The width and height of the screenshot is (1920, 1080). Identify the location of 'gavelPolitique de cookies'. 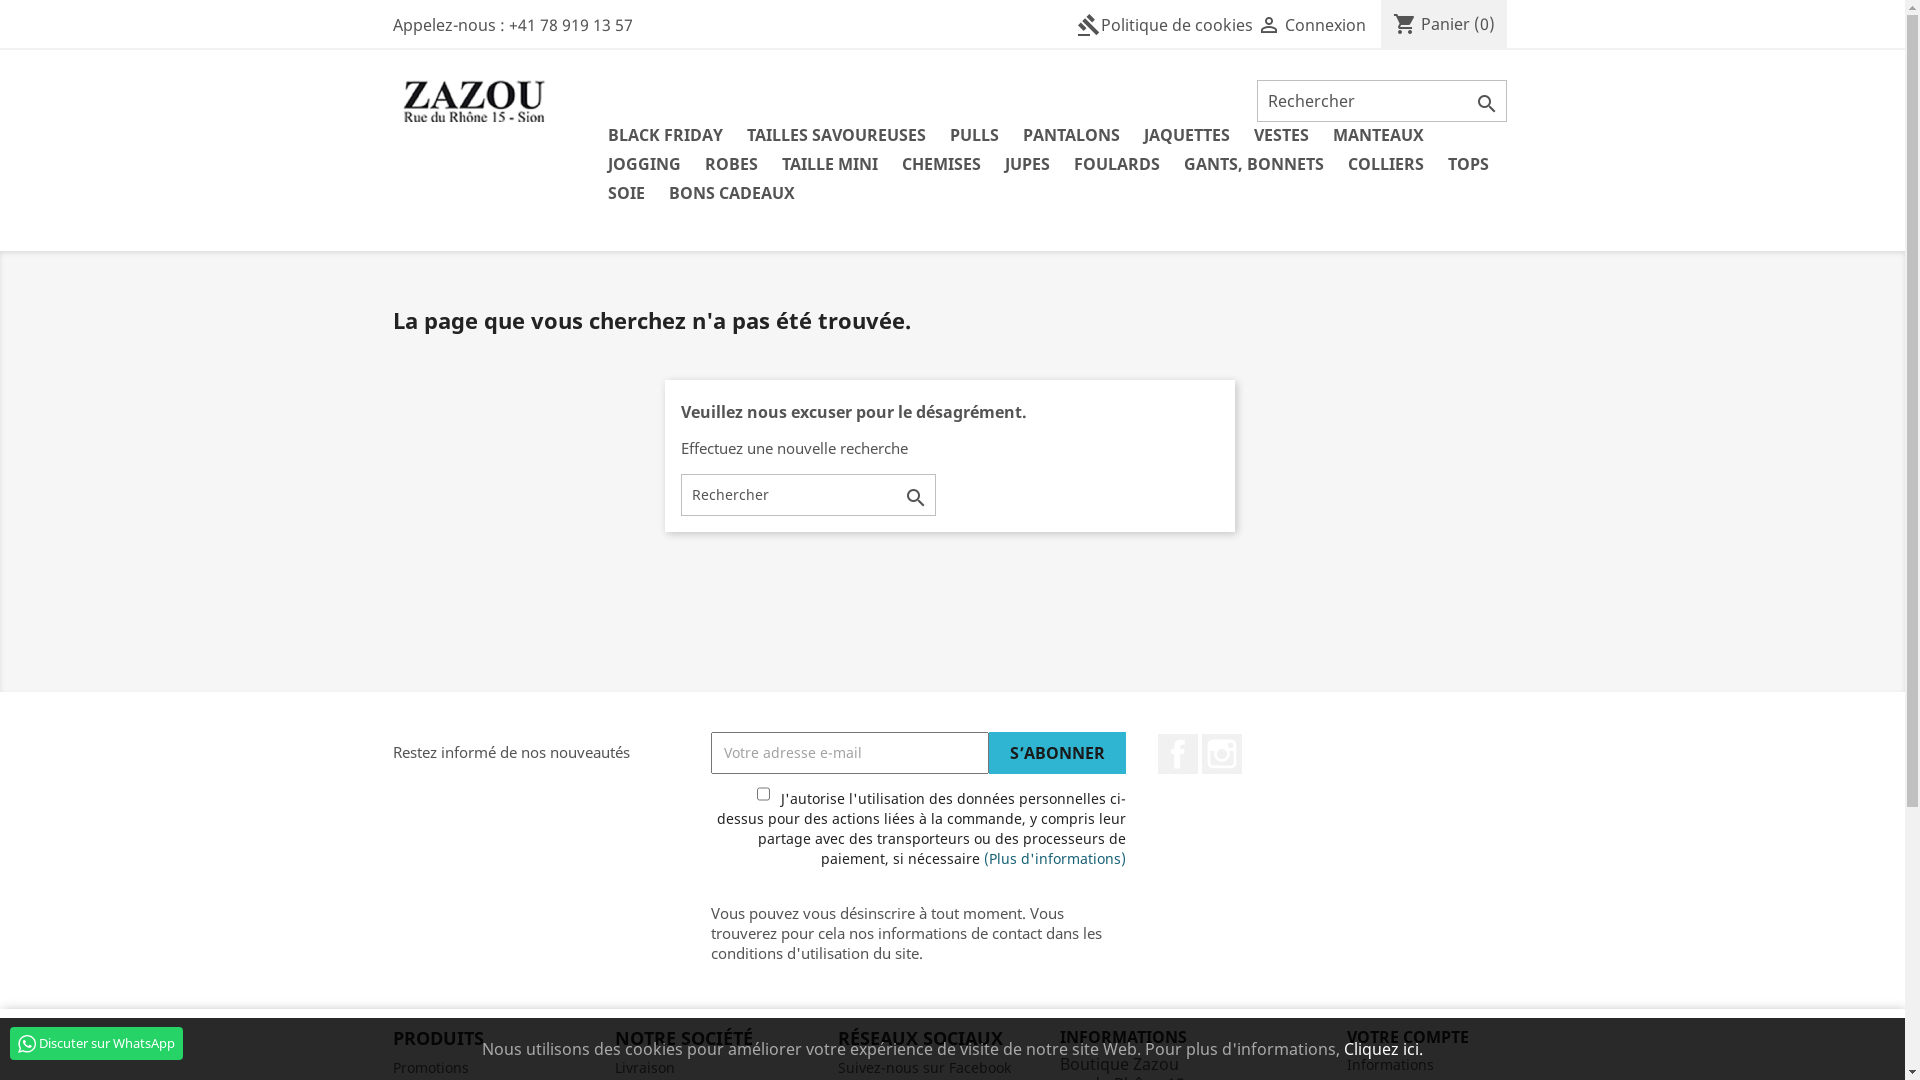
(1165, 24).